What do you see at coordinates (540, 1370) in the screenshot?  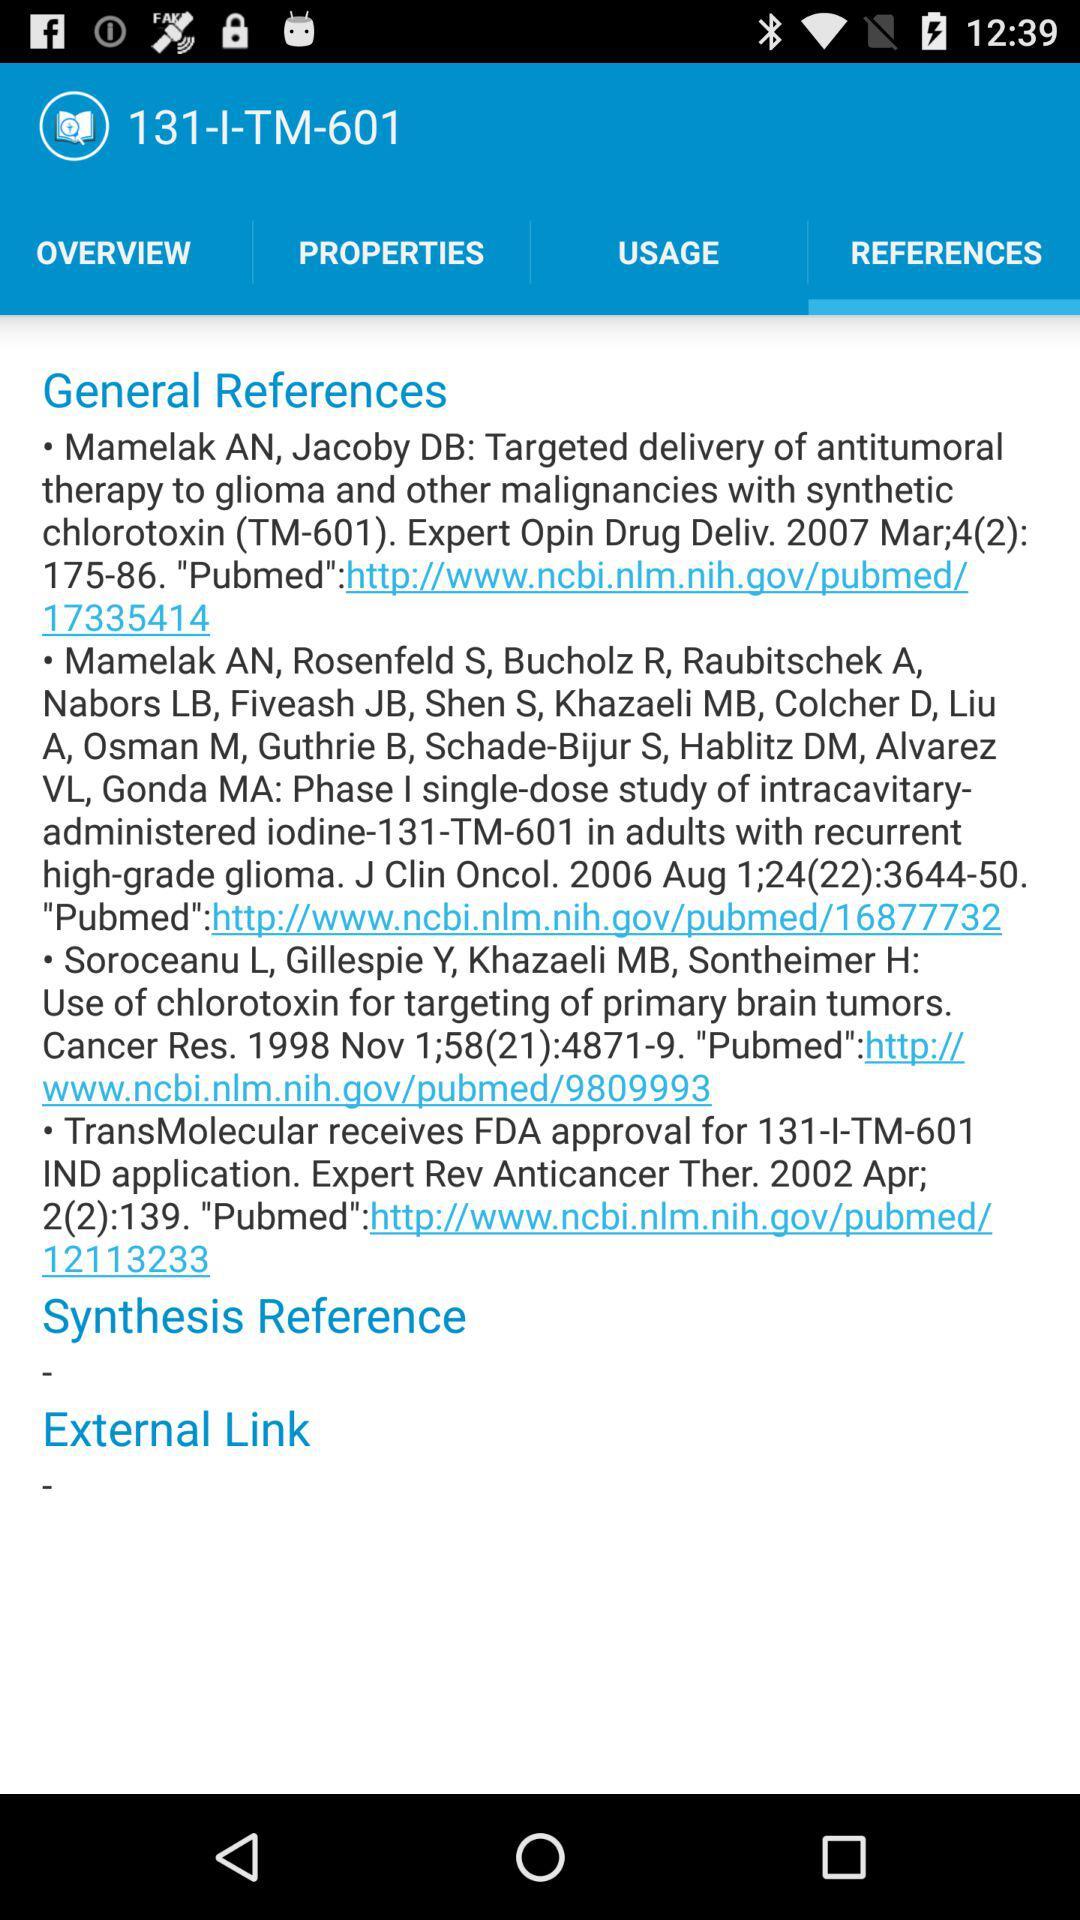 I see `the icon below synthesis reference` at bounding box center [540, 1370].